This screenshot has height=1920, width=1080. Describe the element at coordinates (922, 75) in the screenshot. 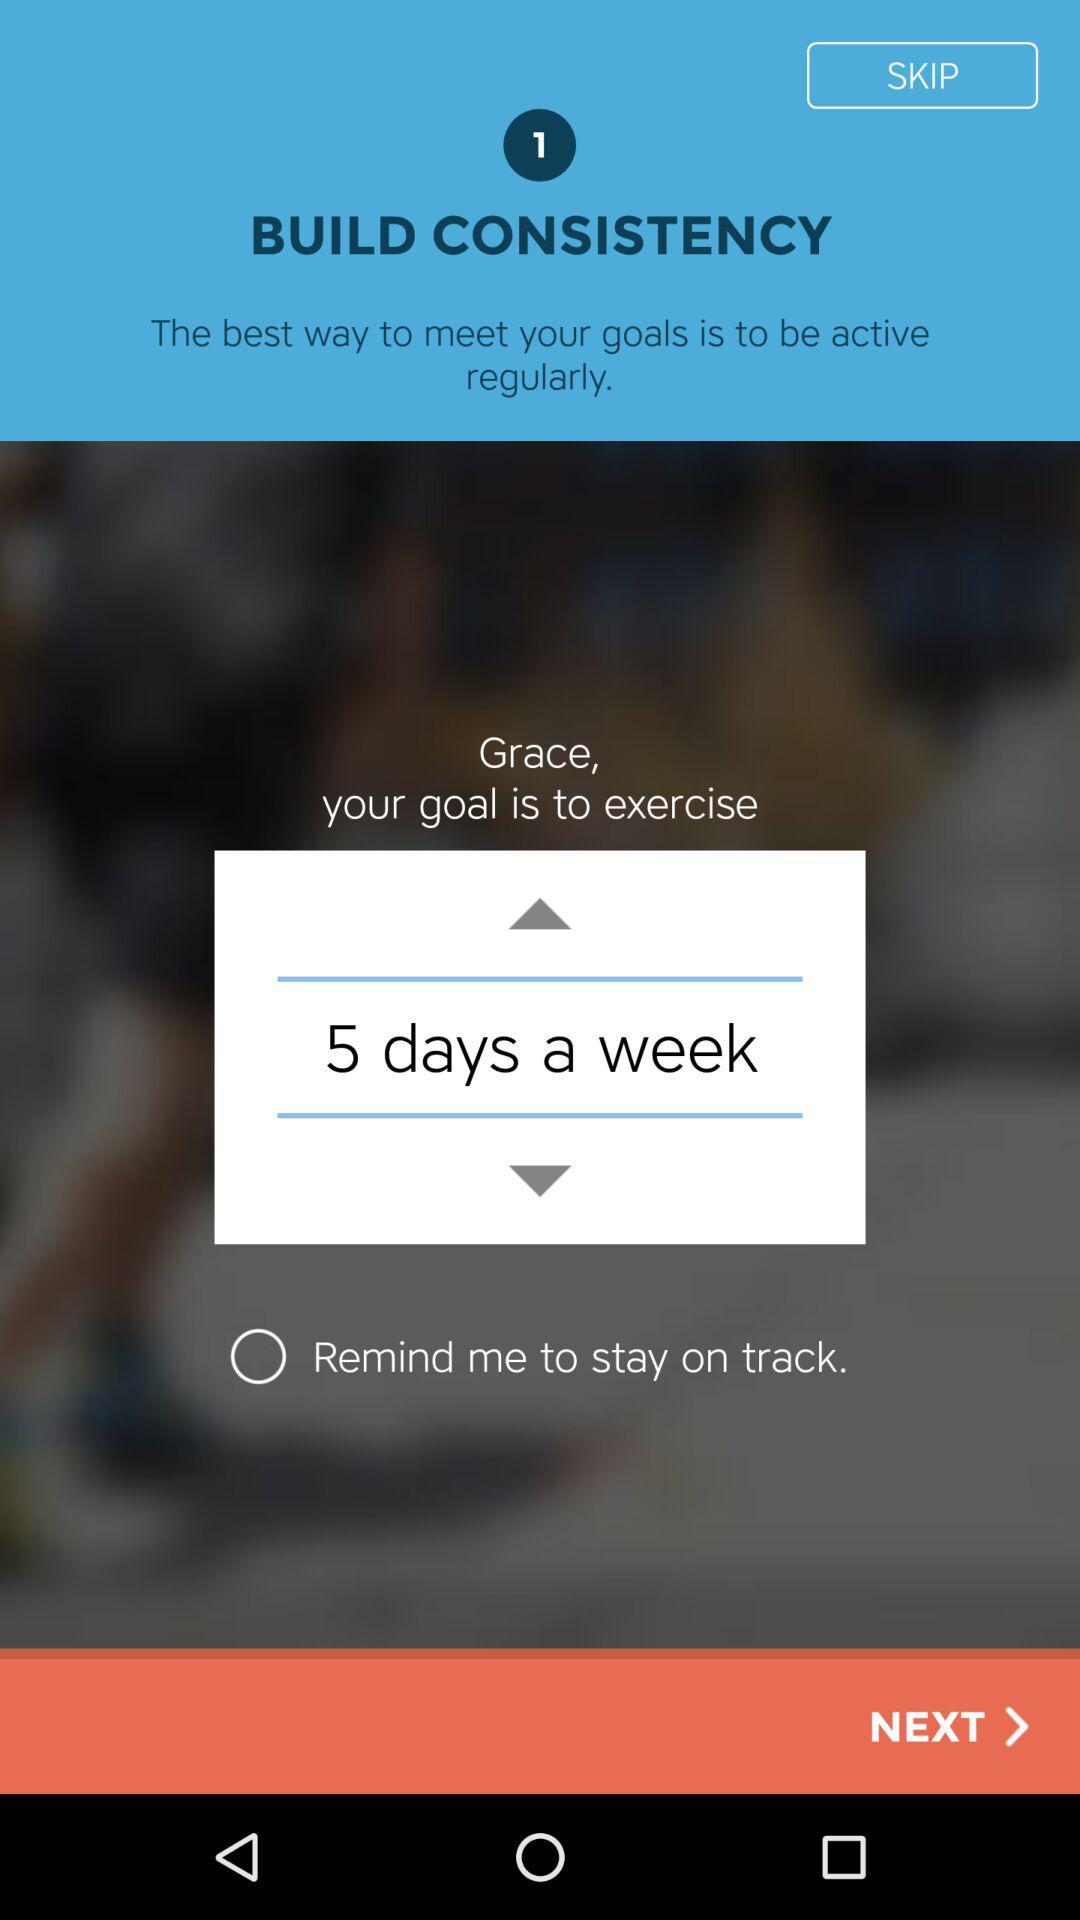

I see `the item above build consistency icon` at that location.